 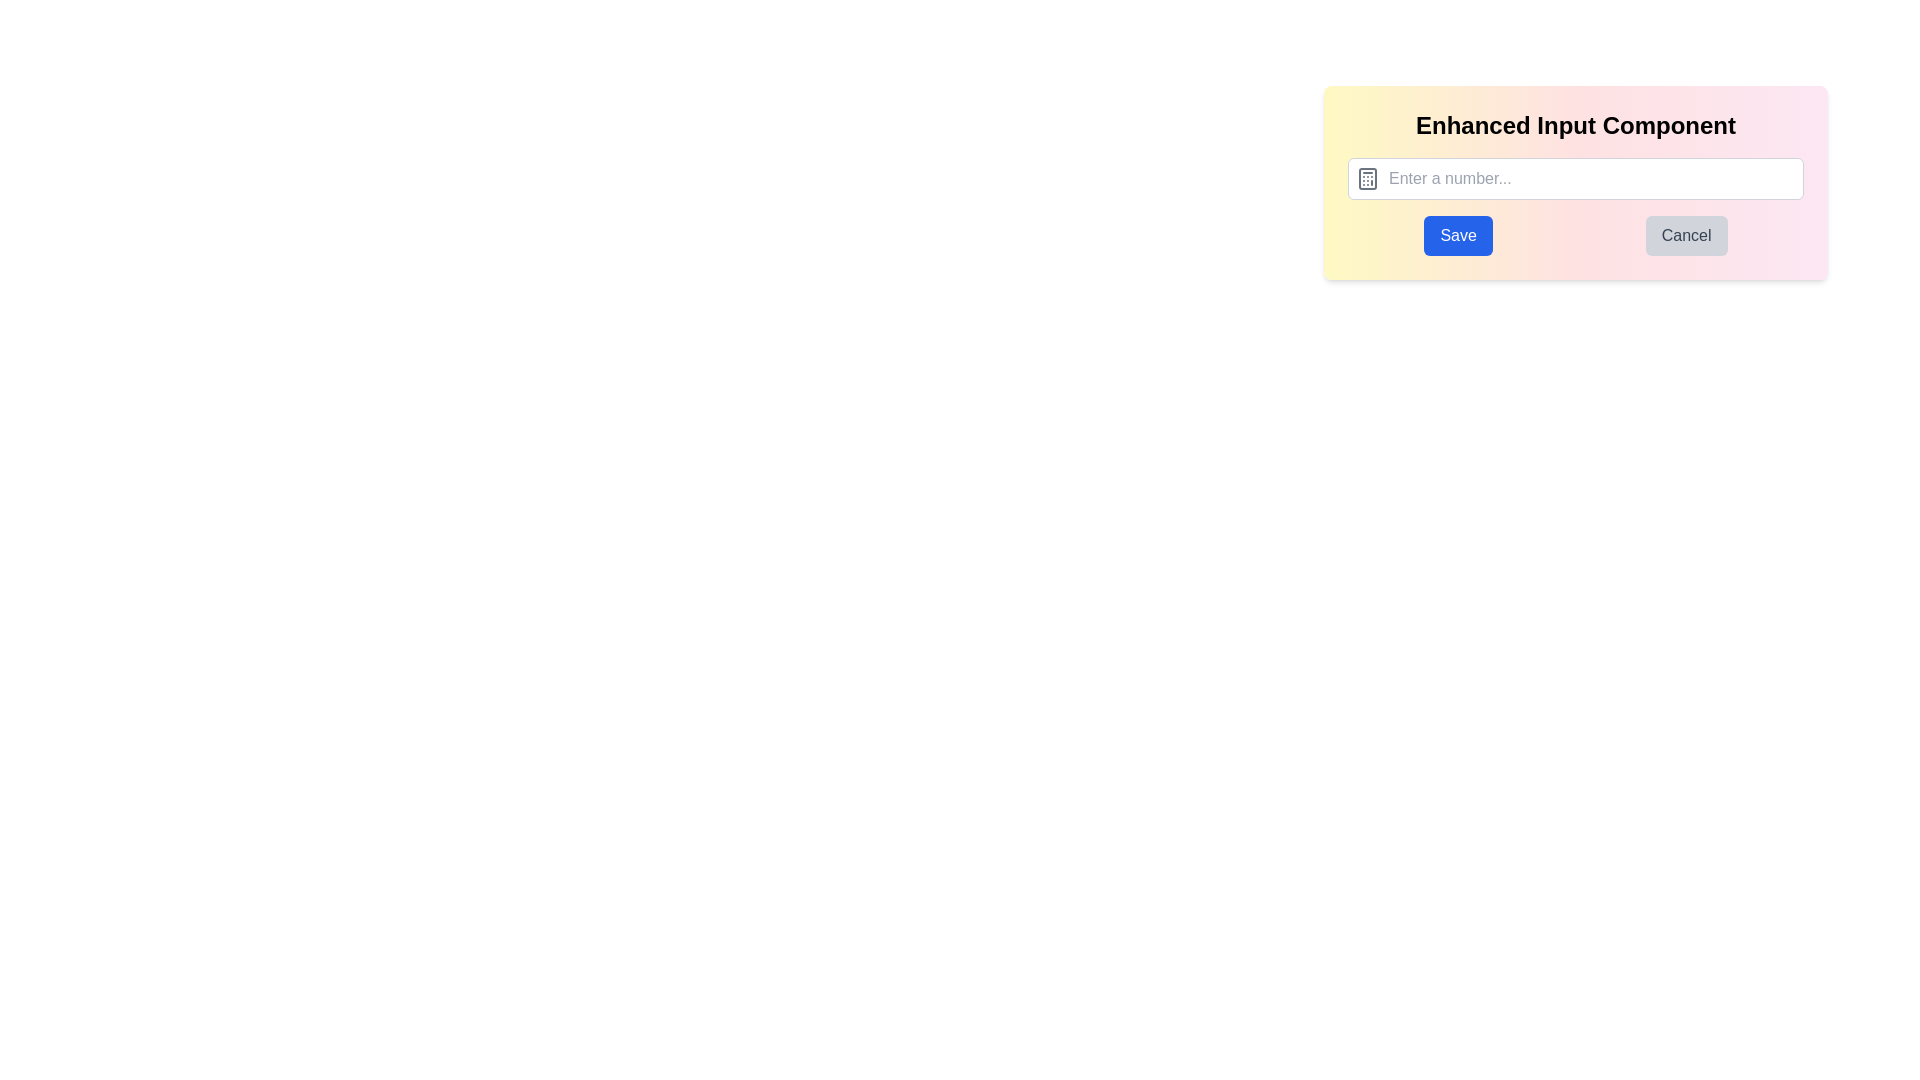 What do you see at coordinates (1458, 234) in the screenshot?
I see `the 'Save' button with a blue background and white text in the 'Enhanced Input Component' dialog` at bounding box center [1458, 234].